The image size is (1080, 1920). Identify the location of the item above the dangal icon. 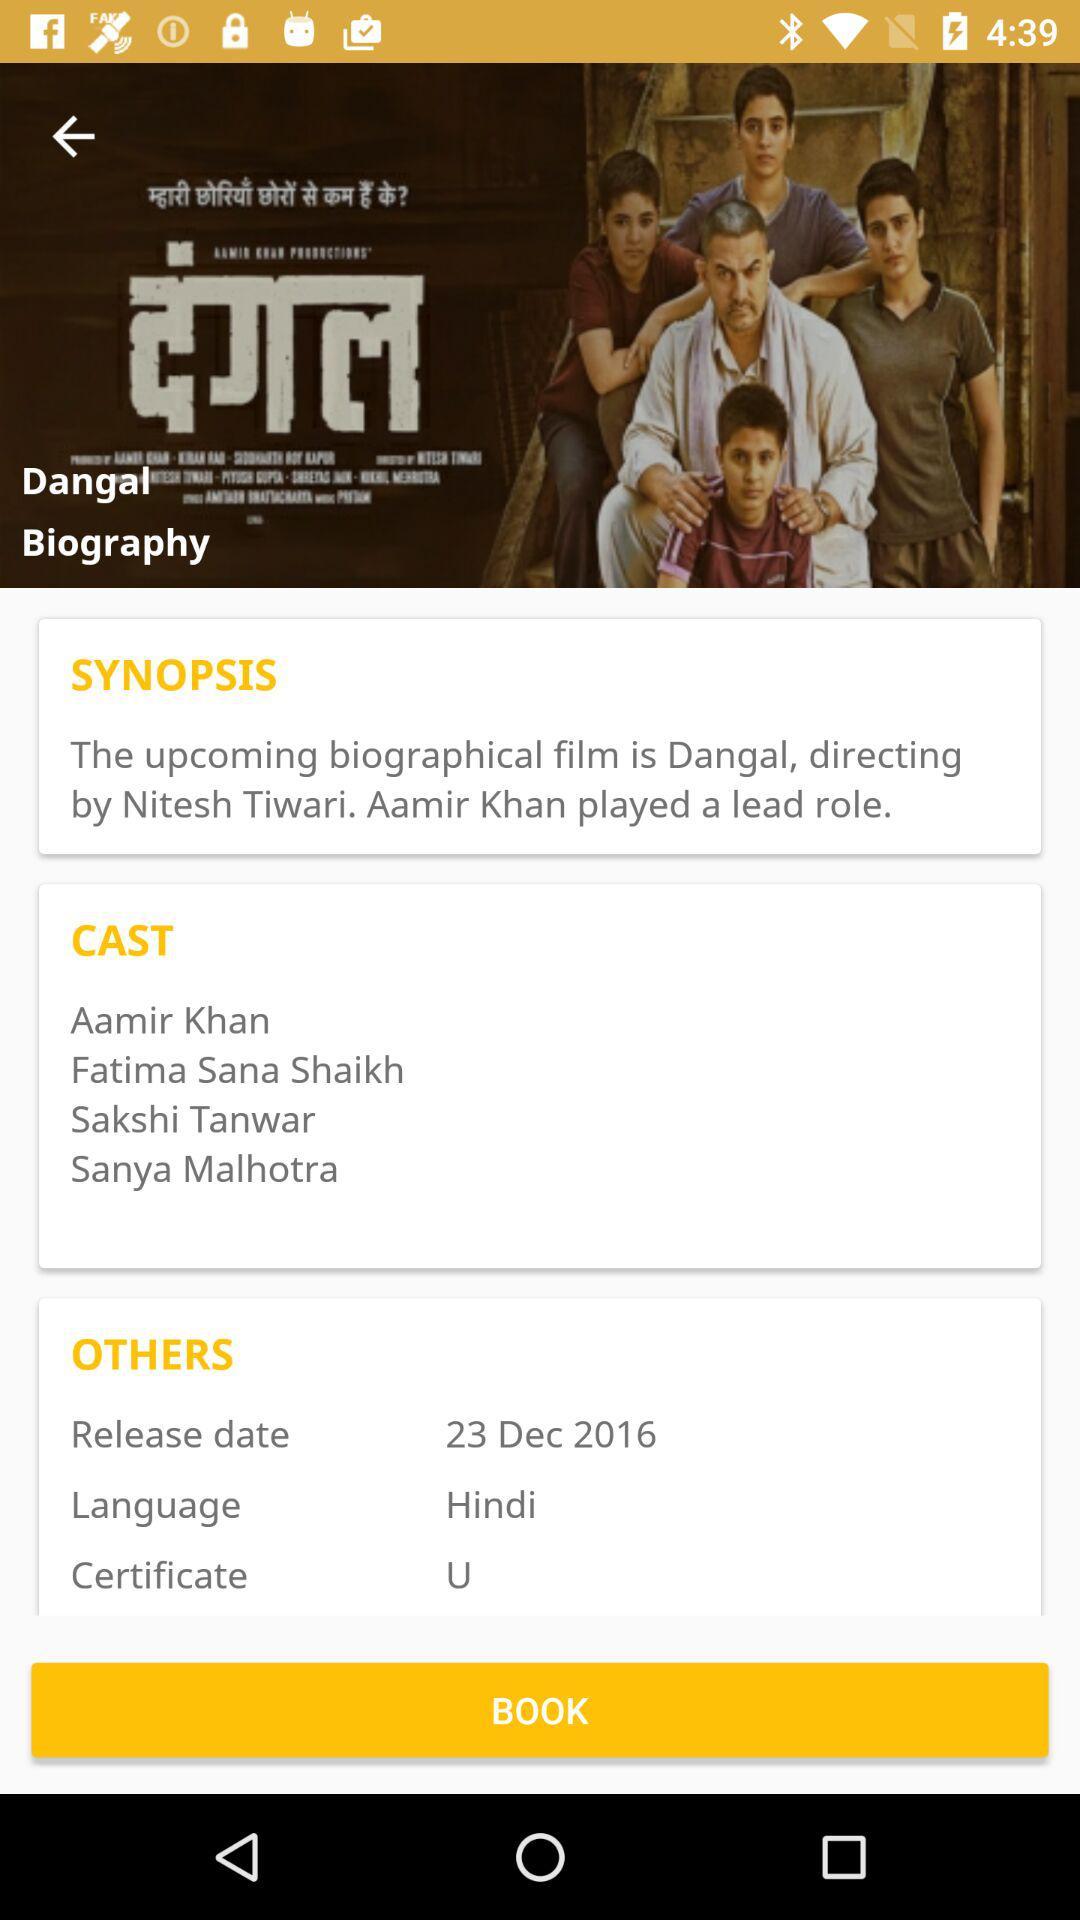
(72, 135).